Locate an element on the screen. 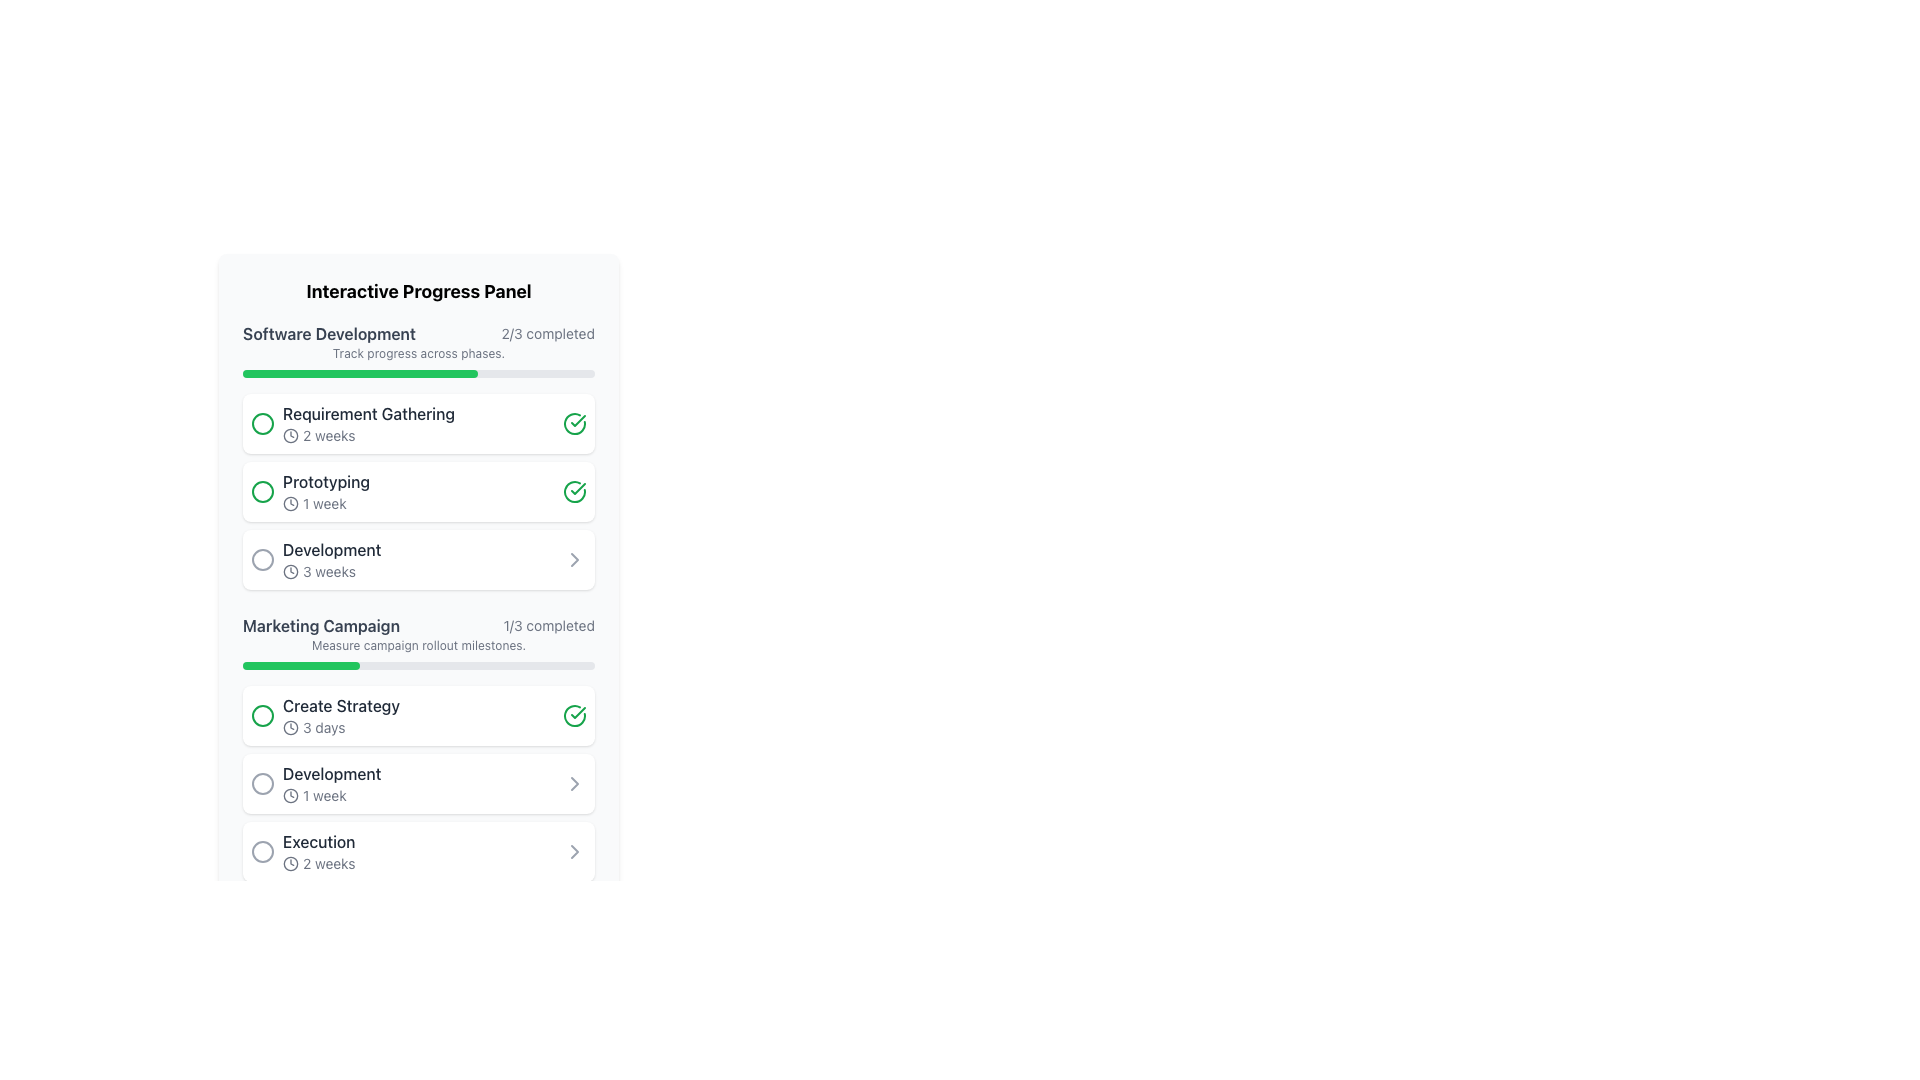 The image size is (1920, 1080). the first task item display for 'Requirement Gathering' in the 'Software Development' section of the 'Interactive Progress Panel' is located at coordinates (369, 423).